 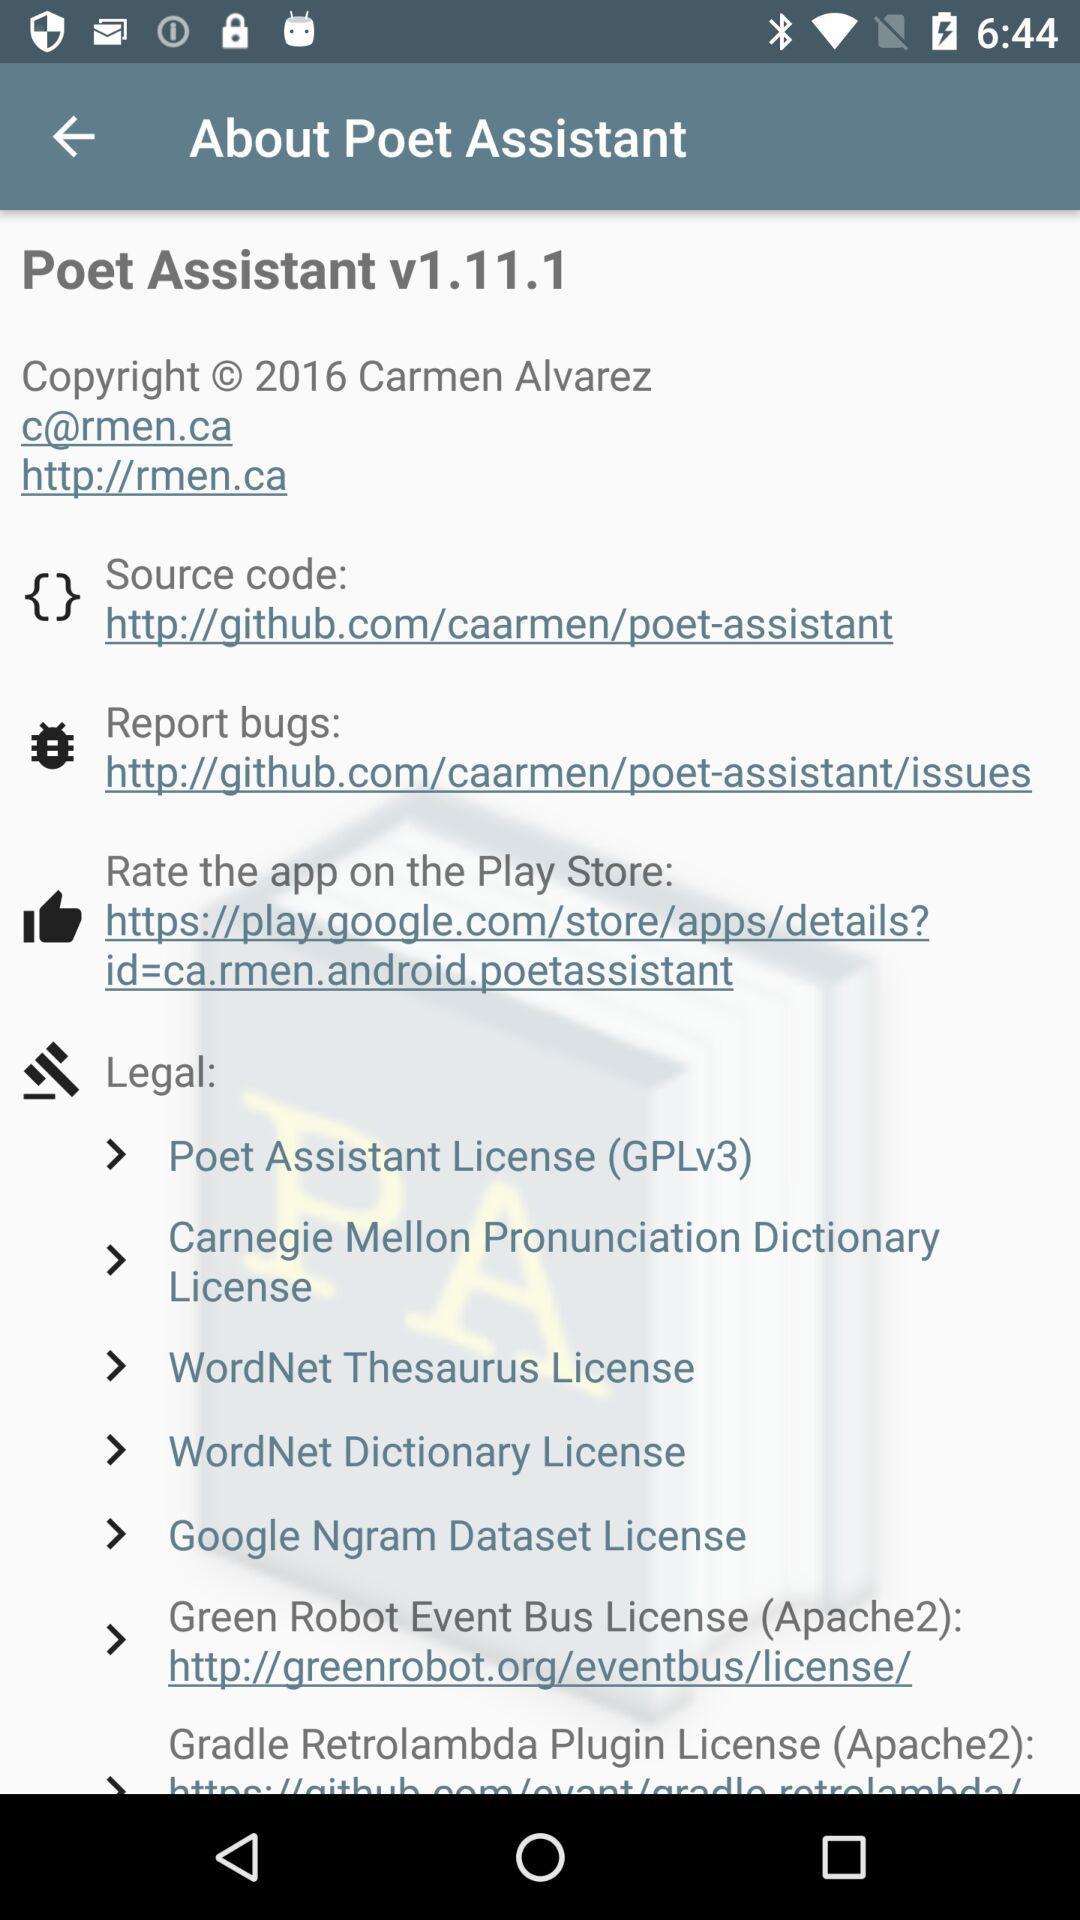 What do you see at coordinates (571, 1639) in the screenshot?
I see `green robot event icon` at bounding box center [571, 1639].